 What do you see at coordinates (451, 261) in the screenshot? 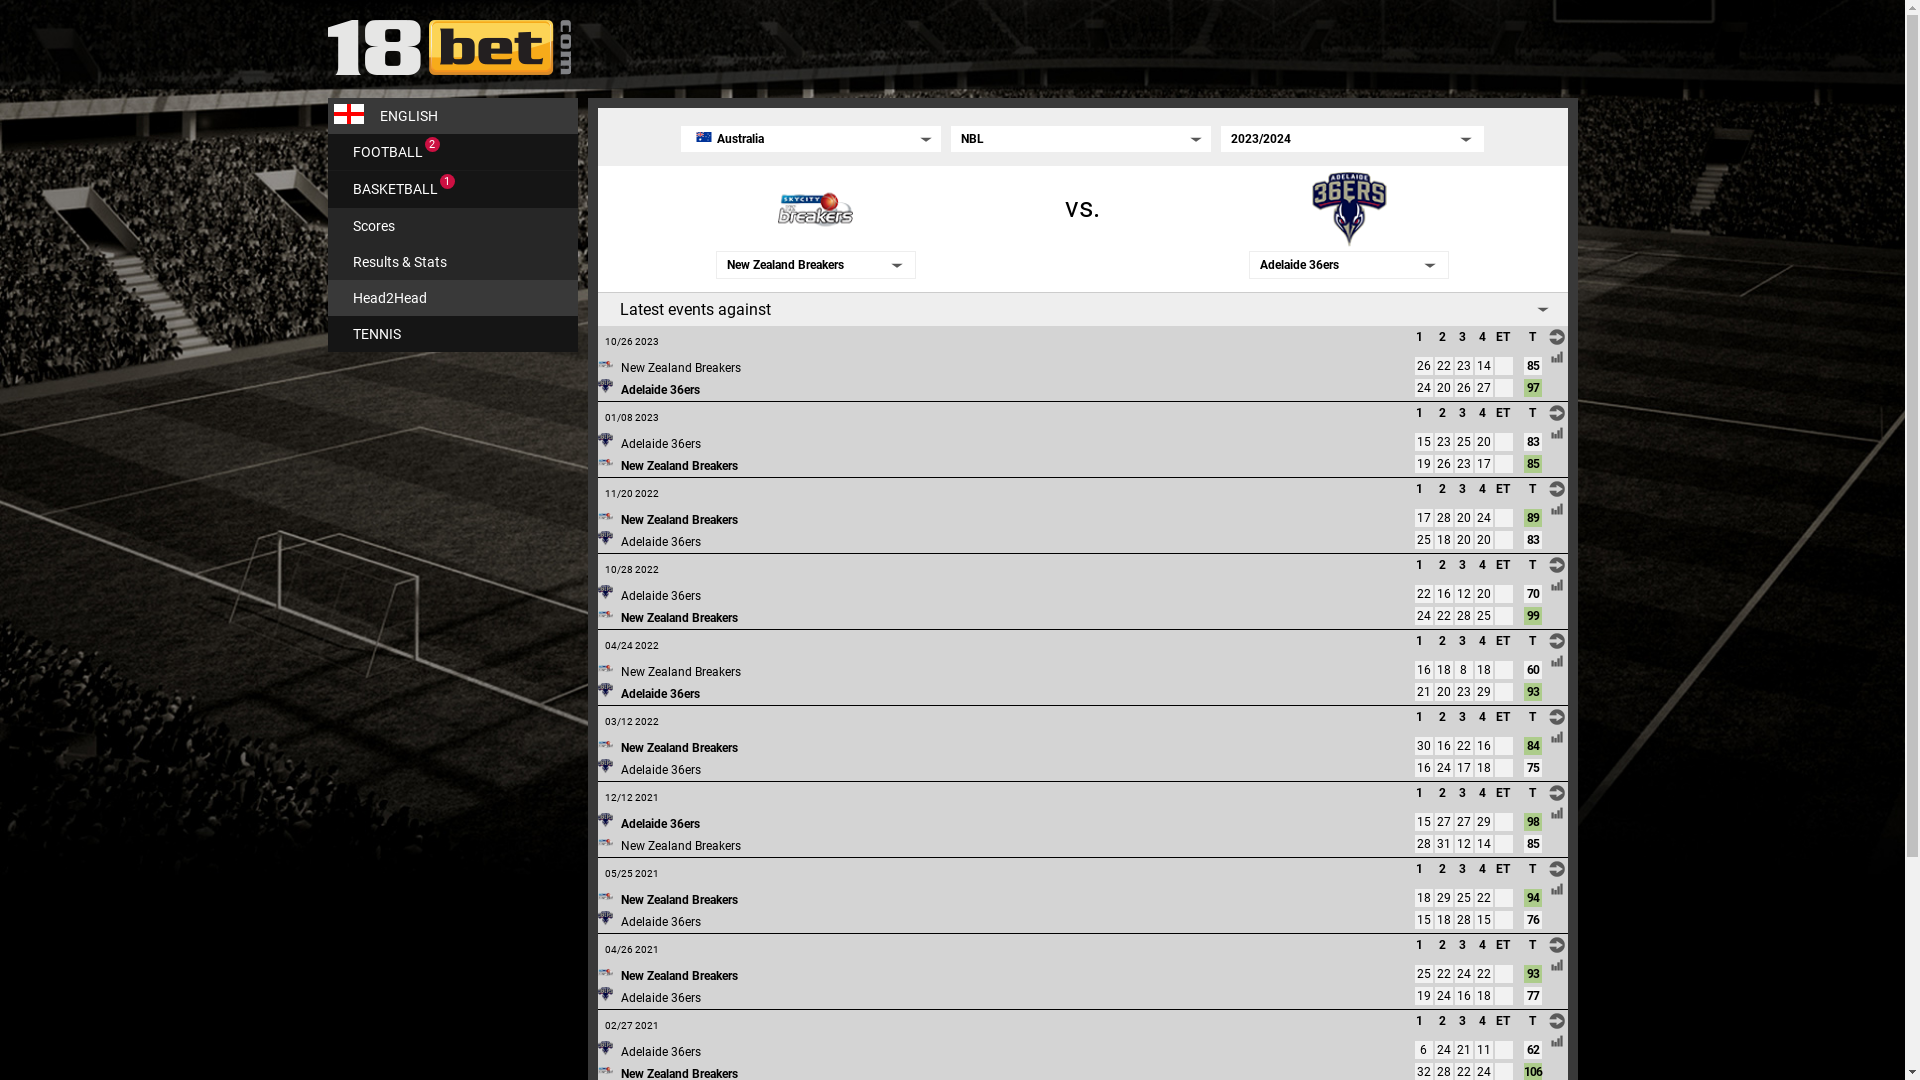
I see `'Results & Stats'` at bounding box center [451, 261].